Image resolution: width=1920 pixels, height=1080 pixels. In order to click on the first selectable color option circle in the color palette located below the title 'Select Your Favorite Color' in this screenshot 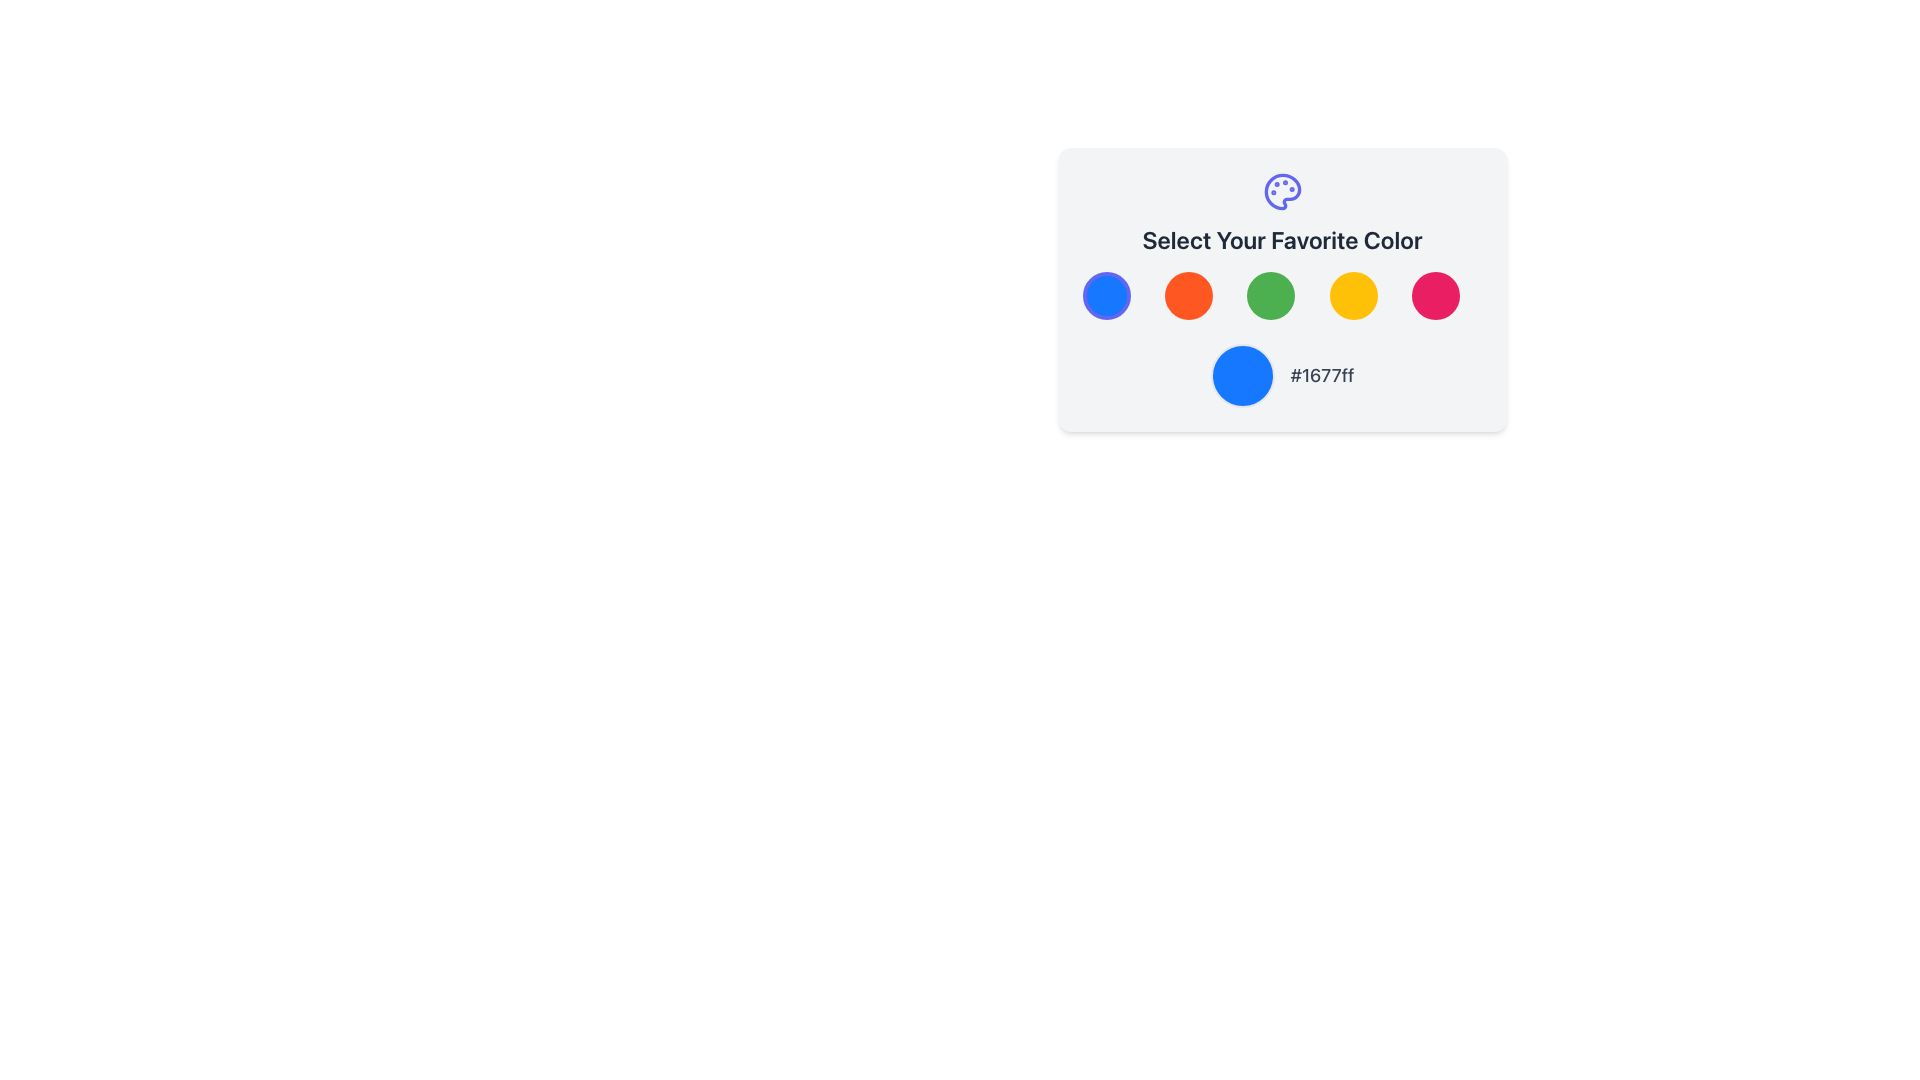, I will do `click(1105, 296)`.